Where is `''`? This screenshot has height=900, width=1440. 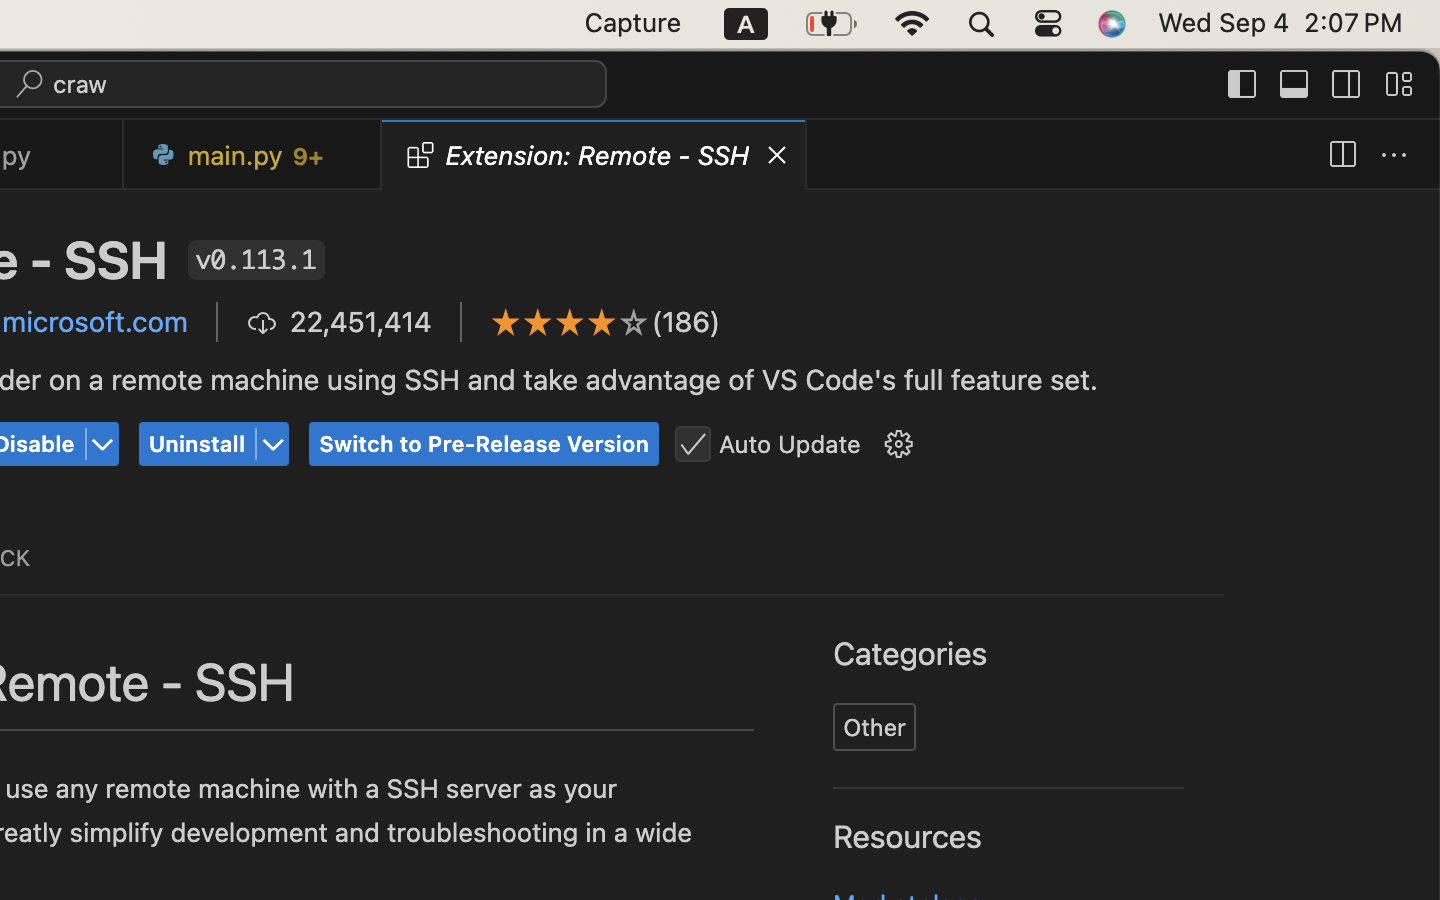
'' is located at coordinates (102, 444).